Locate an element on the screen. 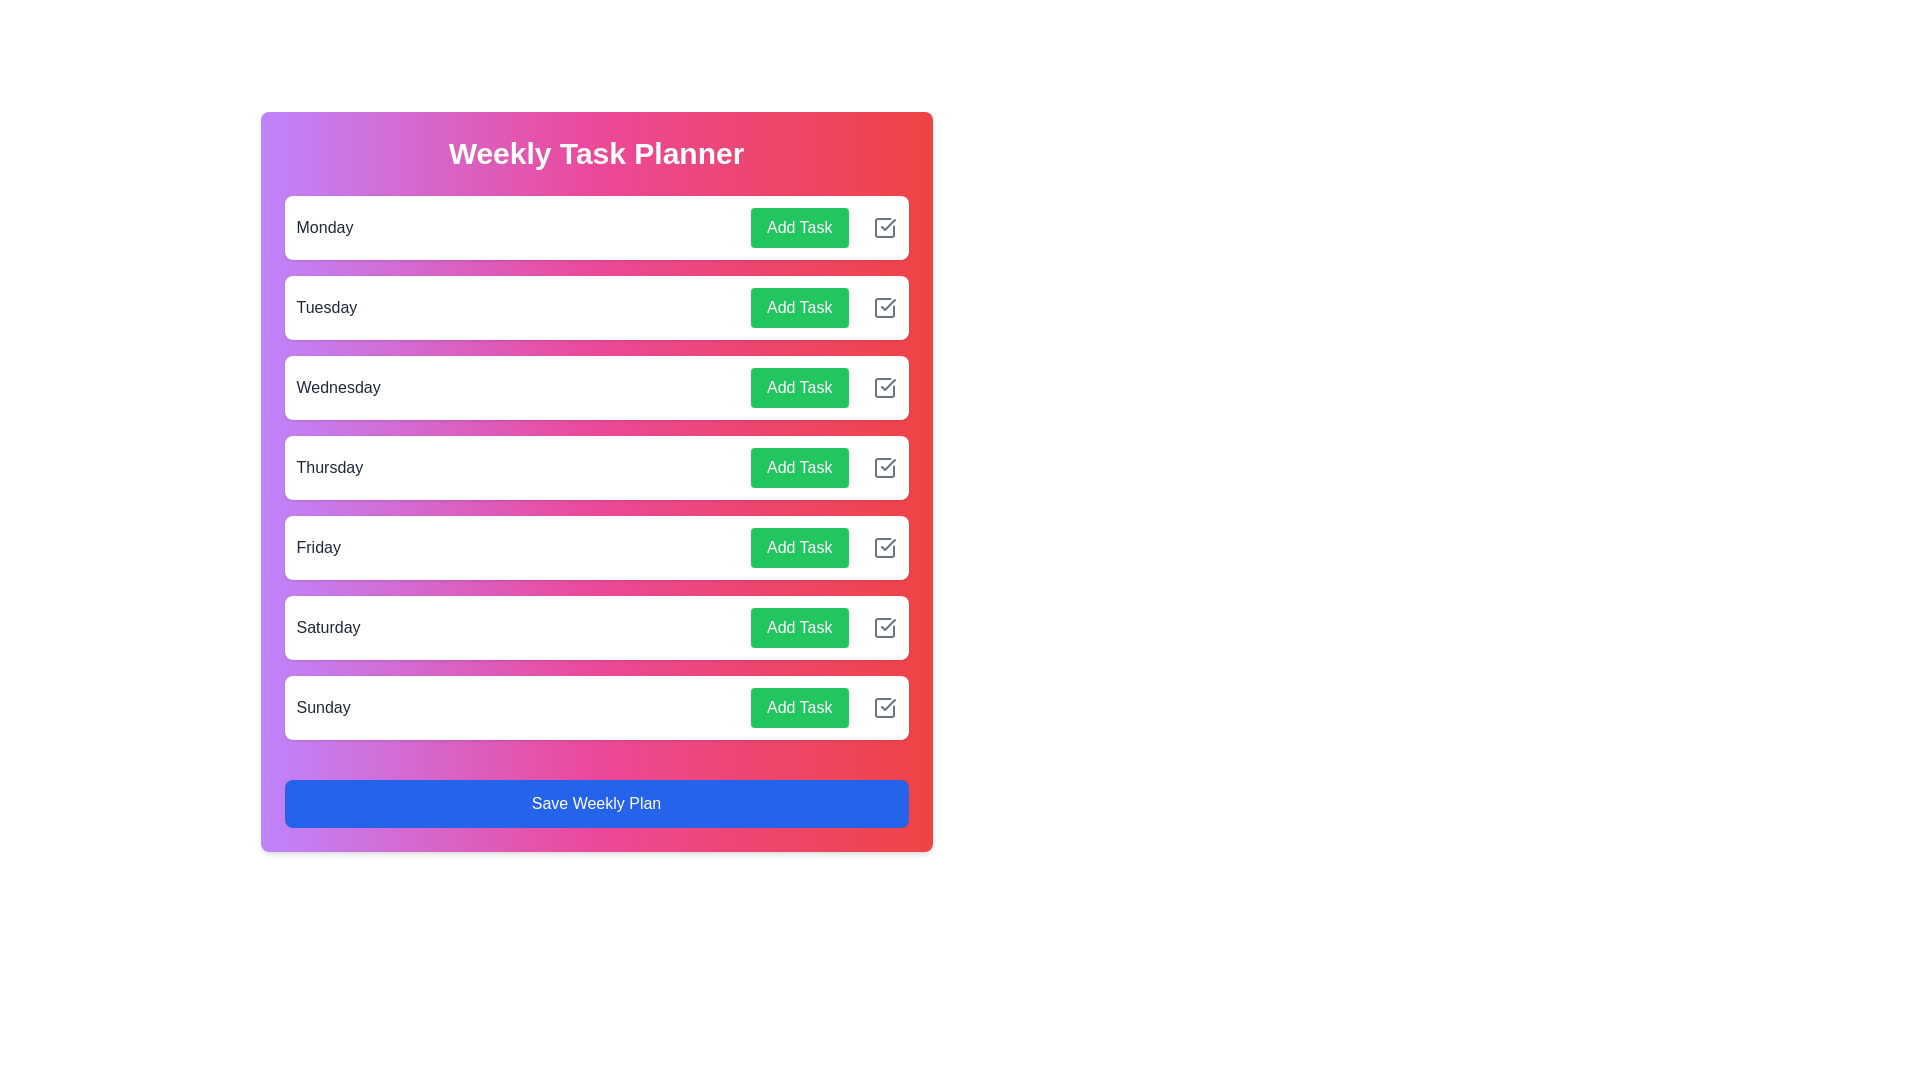 This screenshot has width=1920, height=1080. the 'Add Task' button for Saturday is located at coordinates (798, 627).